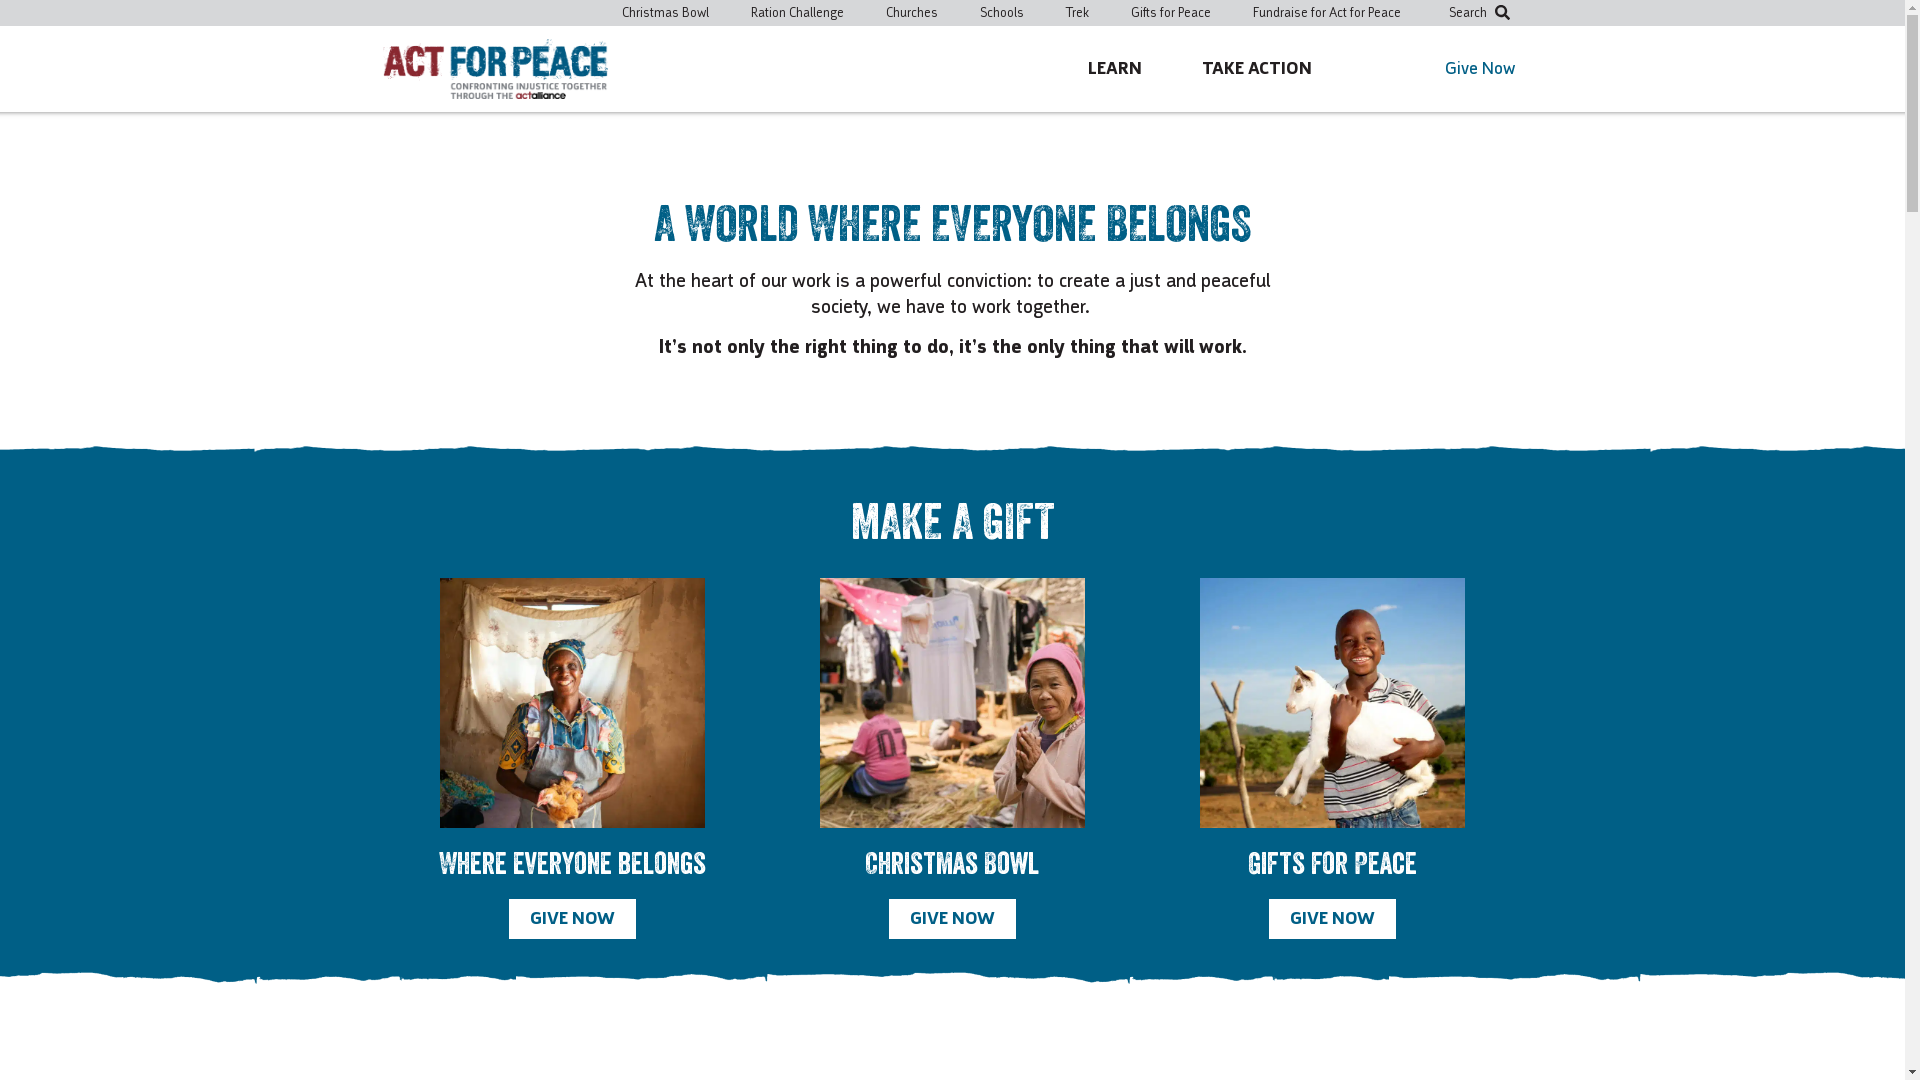 This screenshot has height=1080, width=1920. Describe the element at coordinates (911, 12) in the screenshot. I see `'Churches'` at that location.